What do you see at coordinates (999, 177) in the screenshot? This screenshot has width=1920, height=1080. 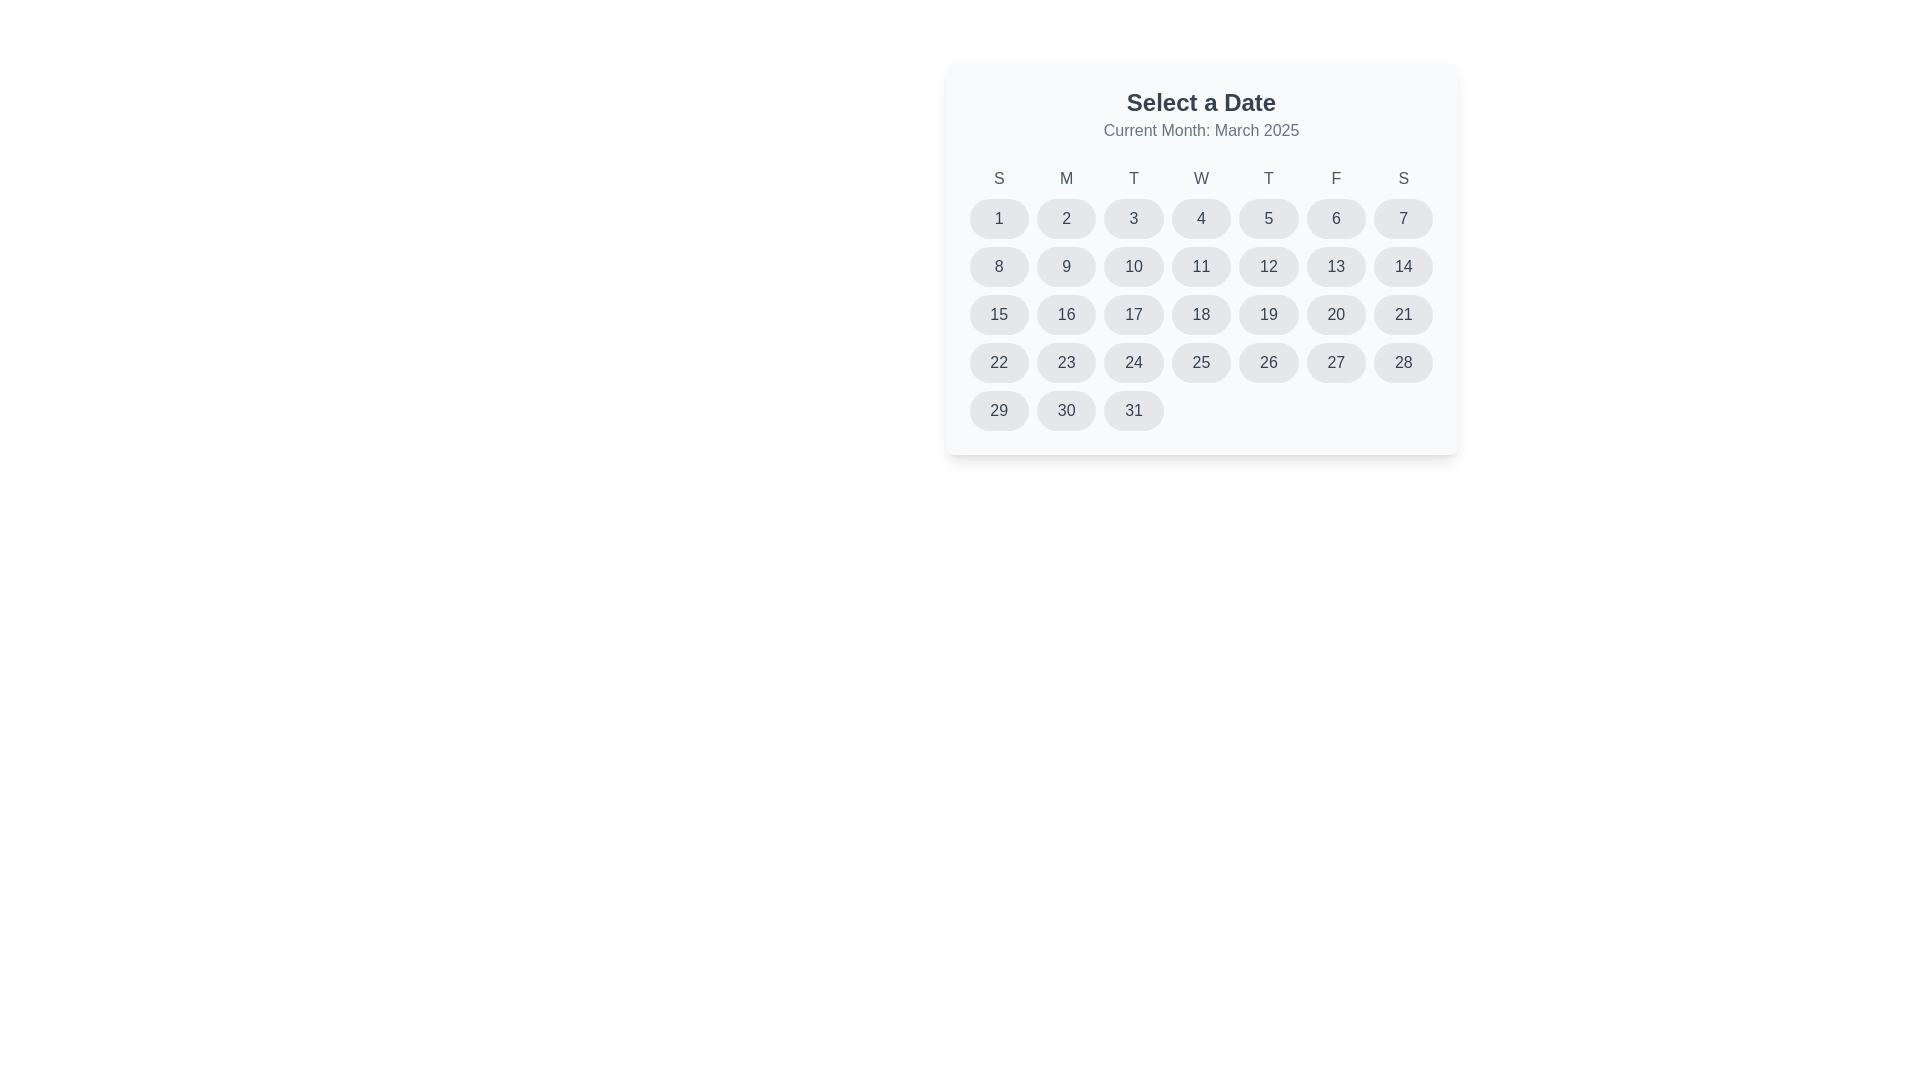 I see `the 'S' text label in the calendar grid that indicates Sundays` at bounding box center [999, 177].